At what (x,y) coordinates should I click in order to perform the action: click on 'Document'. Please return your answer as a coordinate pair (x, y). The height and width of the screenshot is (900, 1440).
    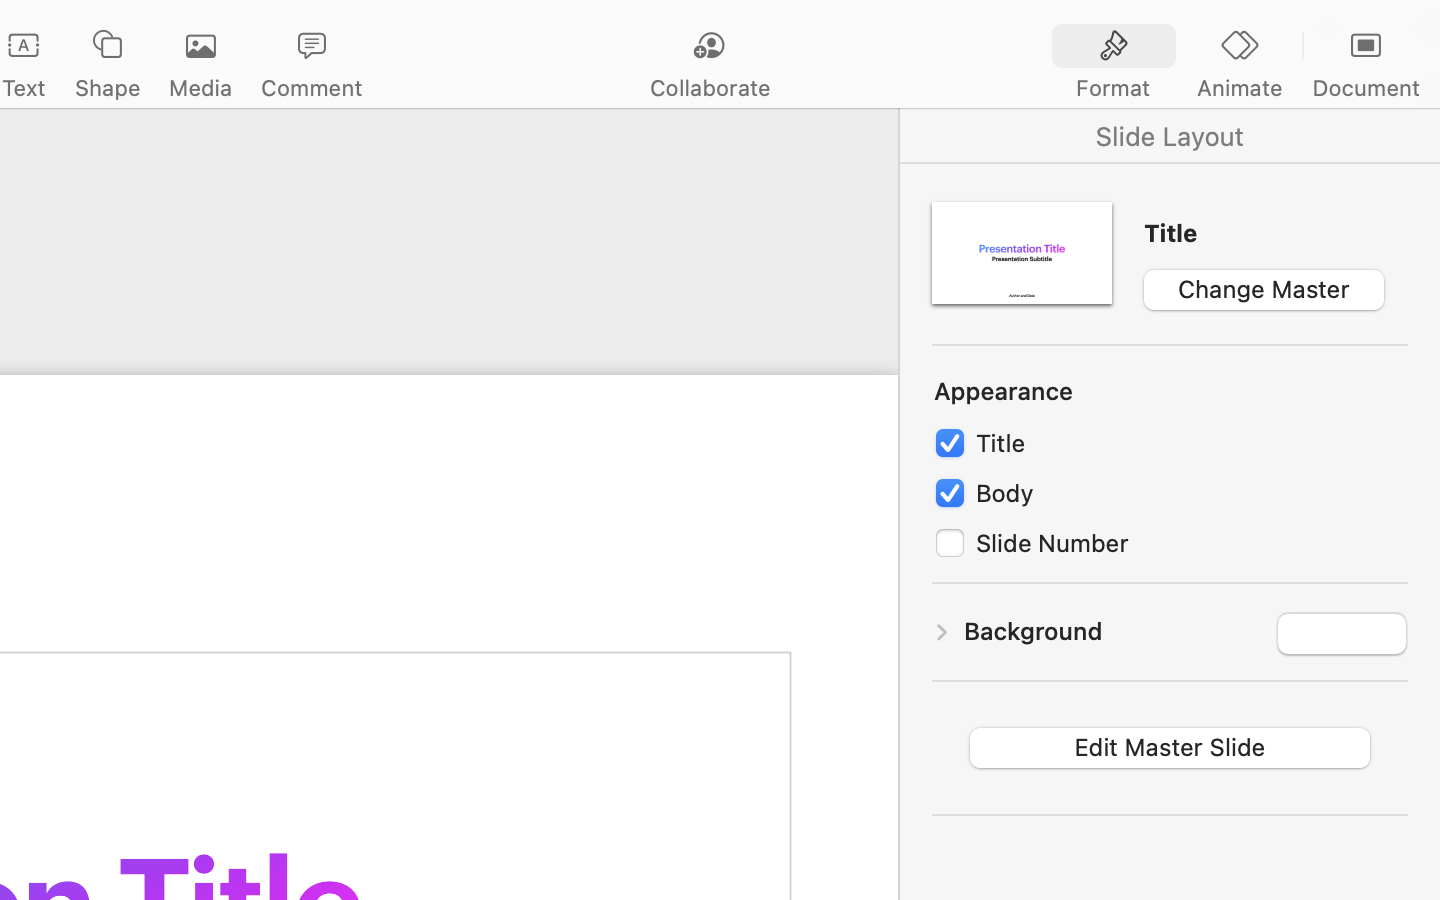
    Looking at the image, I should click on (1363, 87).